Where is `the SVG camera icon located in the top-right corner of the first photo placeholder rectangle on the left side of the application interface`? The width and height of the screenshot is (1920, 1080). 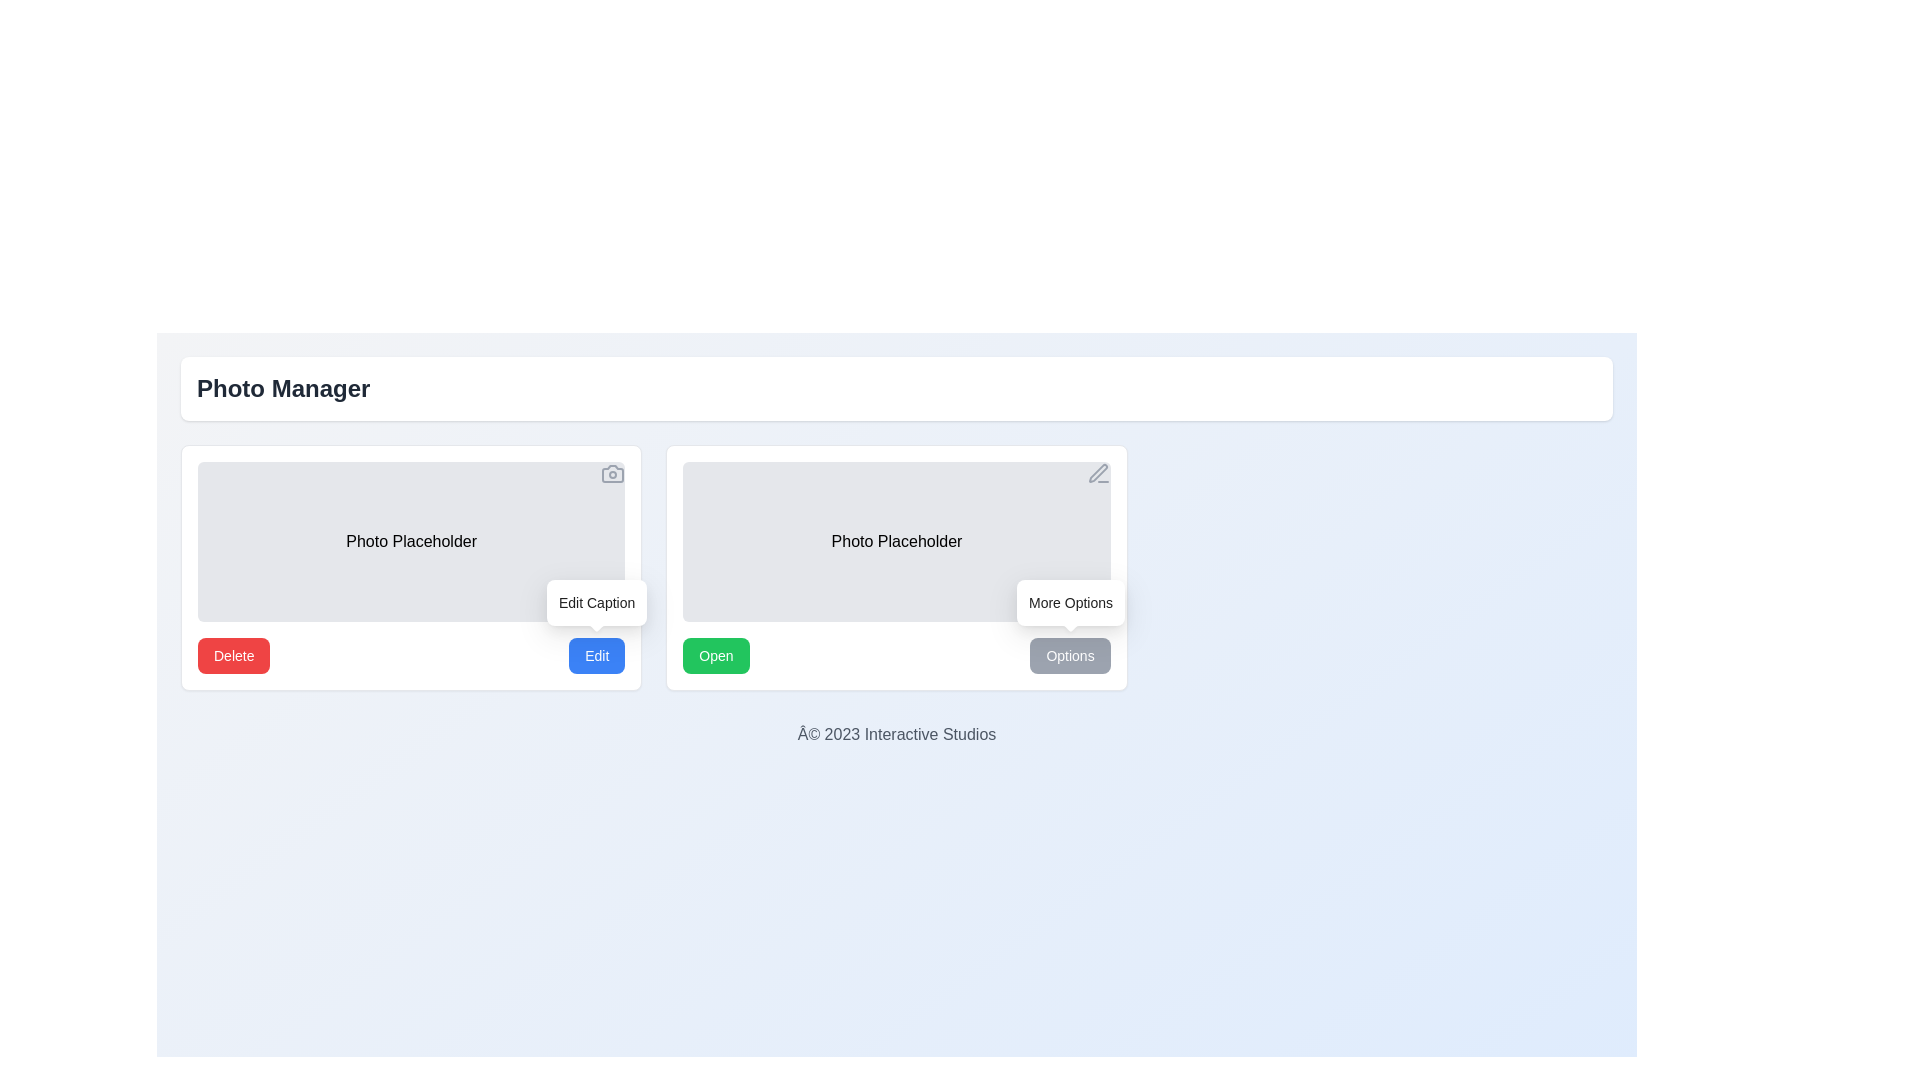
the SVG camera icon located in the top-right corner of the first photo placeholder rectangle on the left side of the application interface is located at coordinates (612, 474).